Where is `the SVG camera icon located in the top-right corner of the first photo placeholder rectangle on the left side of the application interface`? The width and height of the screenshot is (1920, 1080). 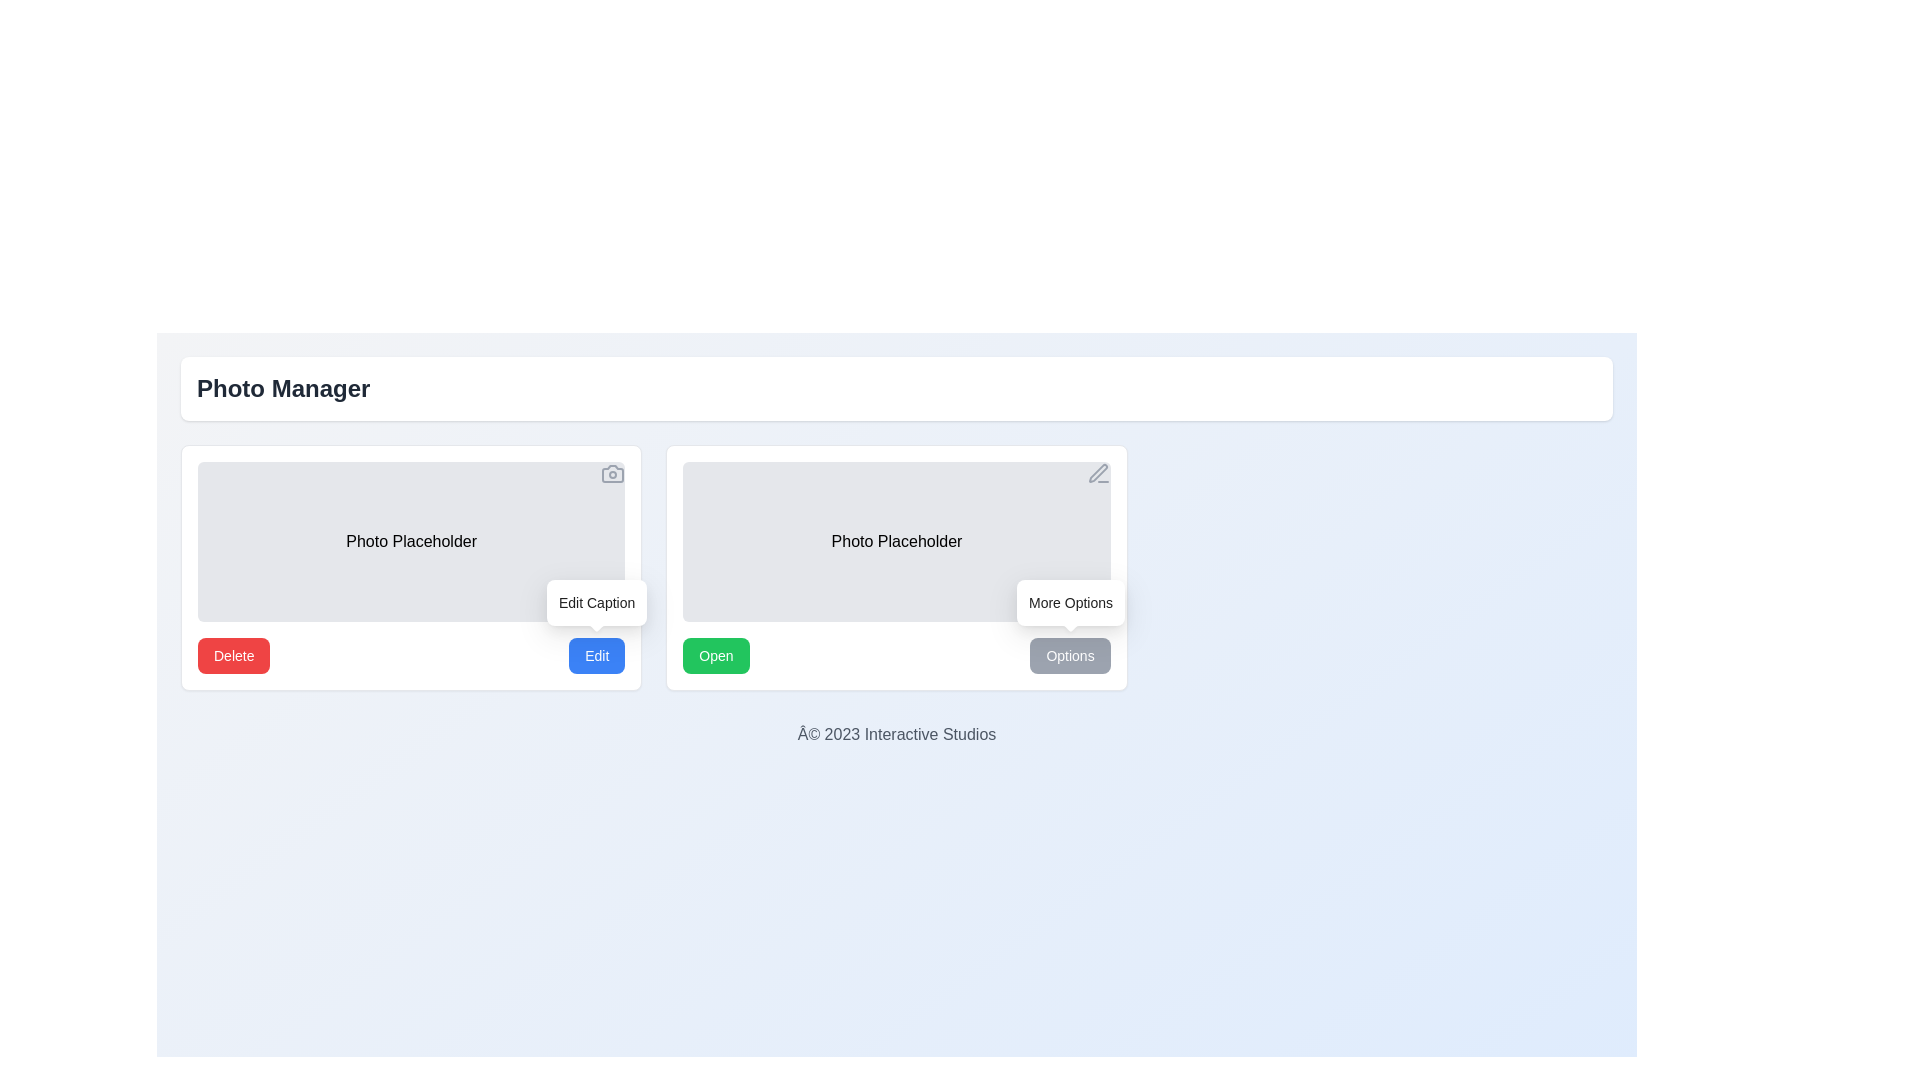
the SVG camera icon located in the top-right corner of the first photo placeholder rectangle on the left side of the application interface is located at coordinates (612, 474).